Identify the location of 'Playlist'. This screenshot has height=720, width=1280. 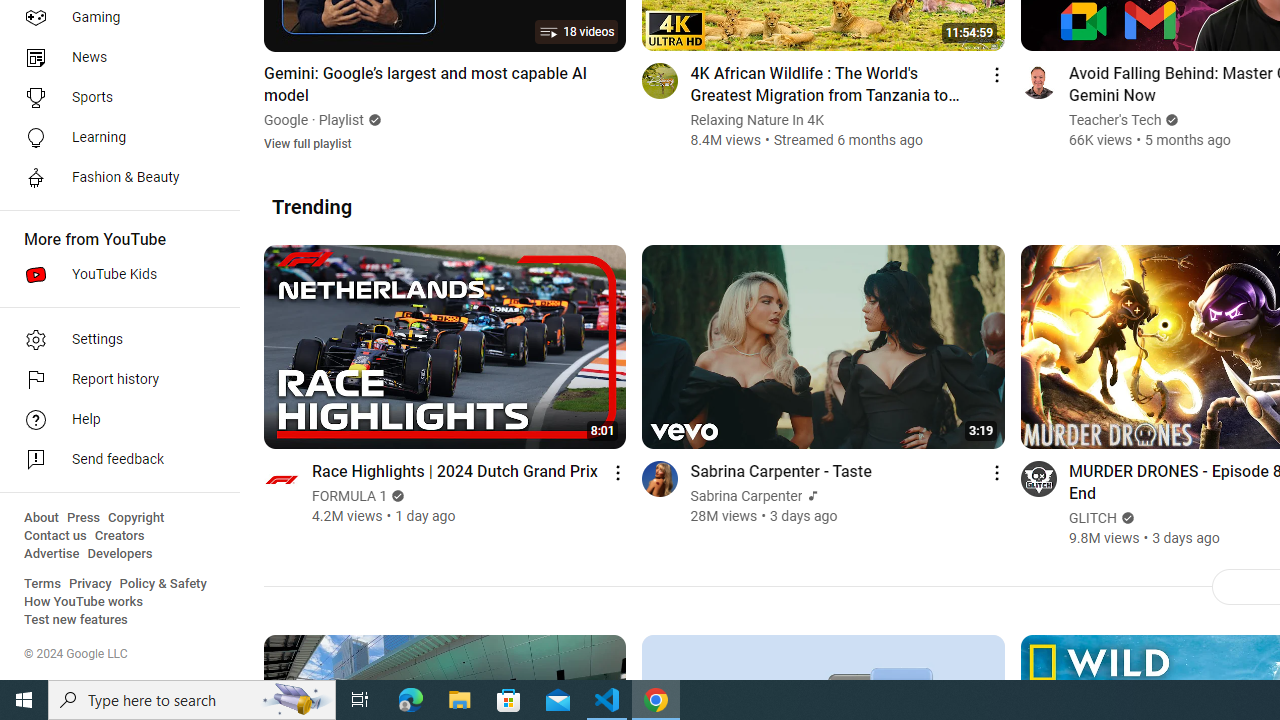
(341, 120).